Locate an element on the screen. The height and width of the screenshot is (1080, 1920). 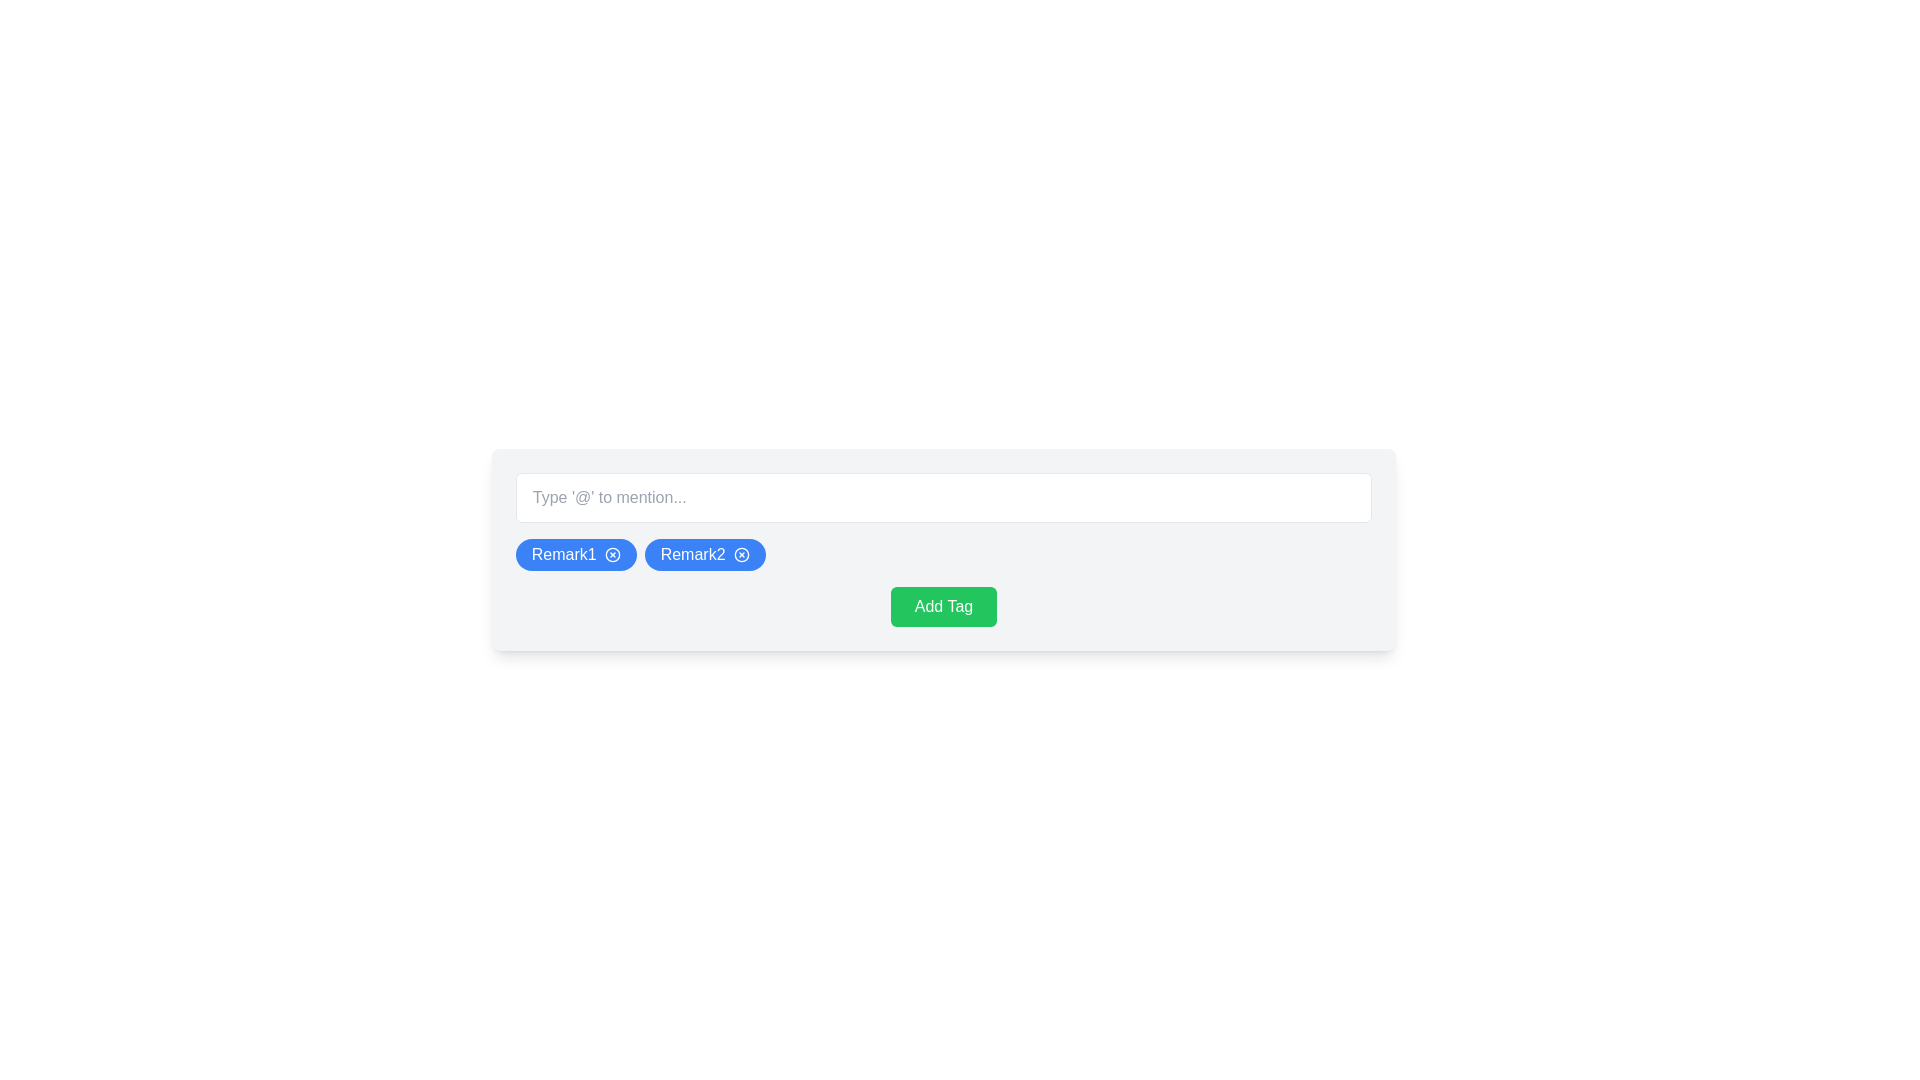
the blue rectangular button labeled 'Remark1' with an embedded close icon is located at coordinates (575, 555).